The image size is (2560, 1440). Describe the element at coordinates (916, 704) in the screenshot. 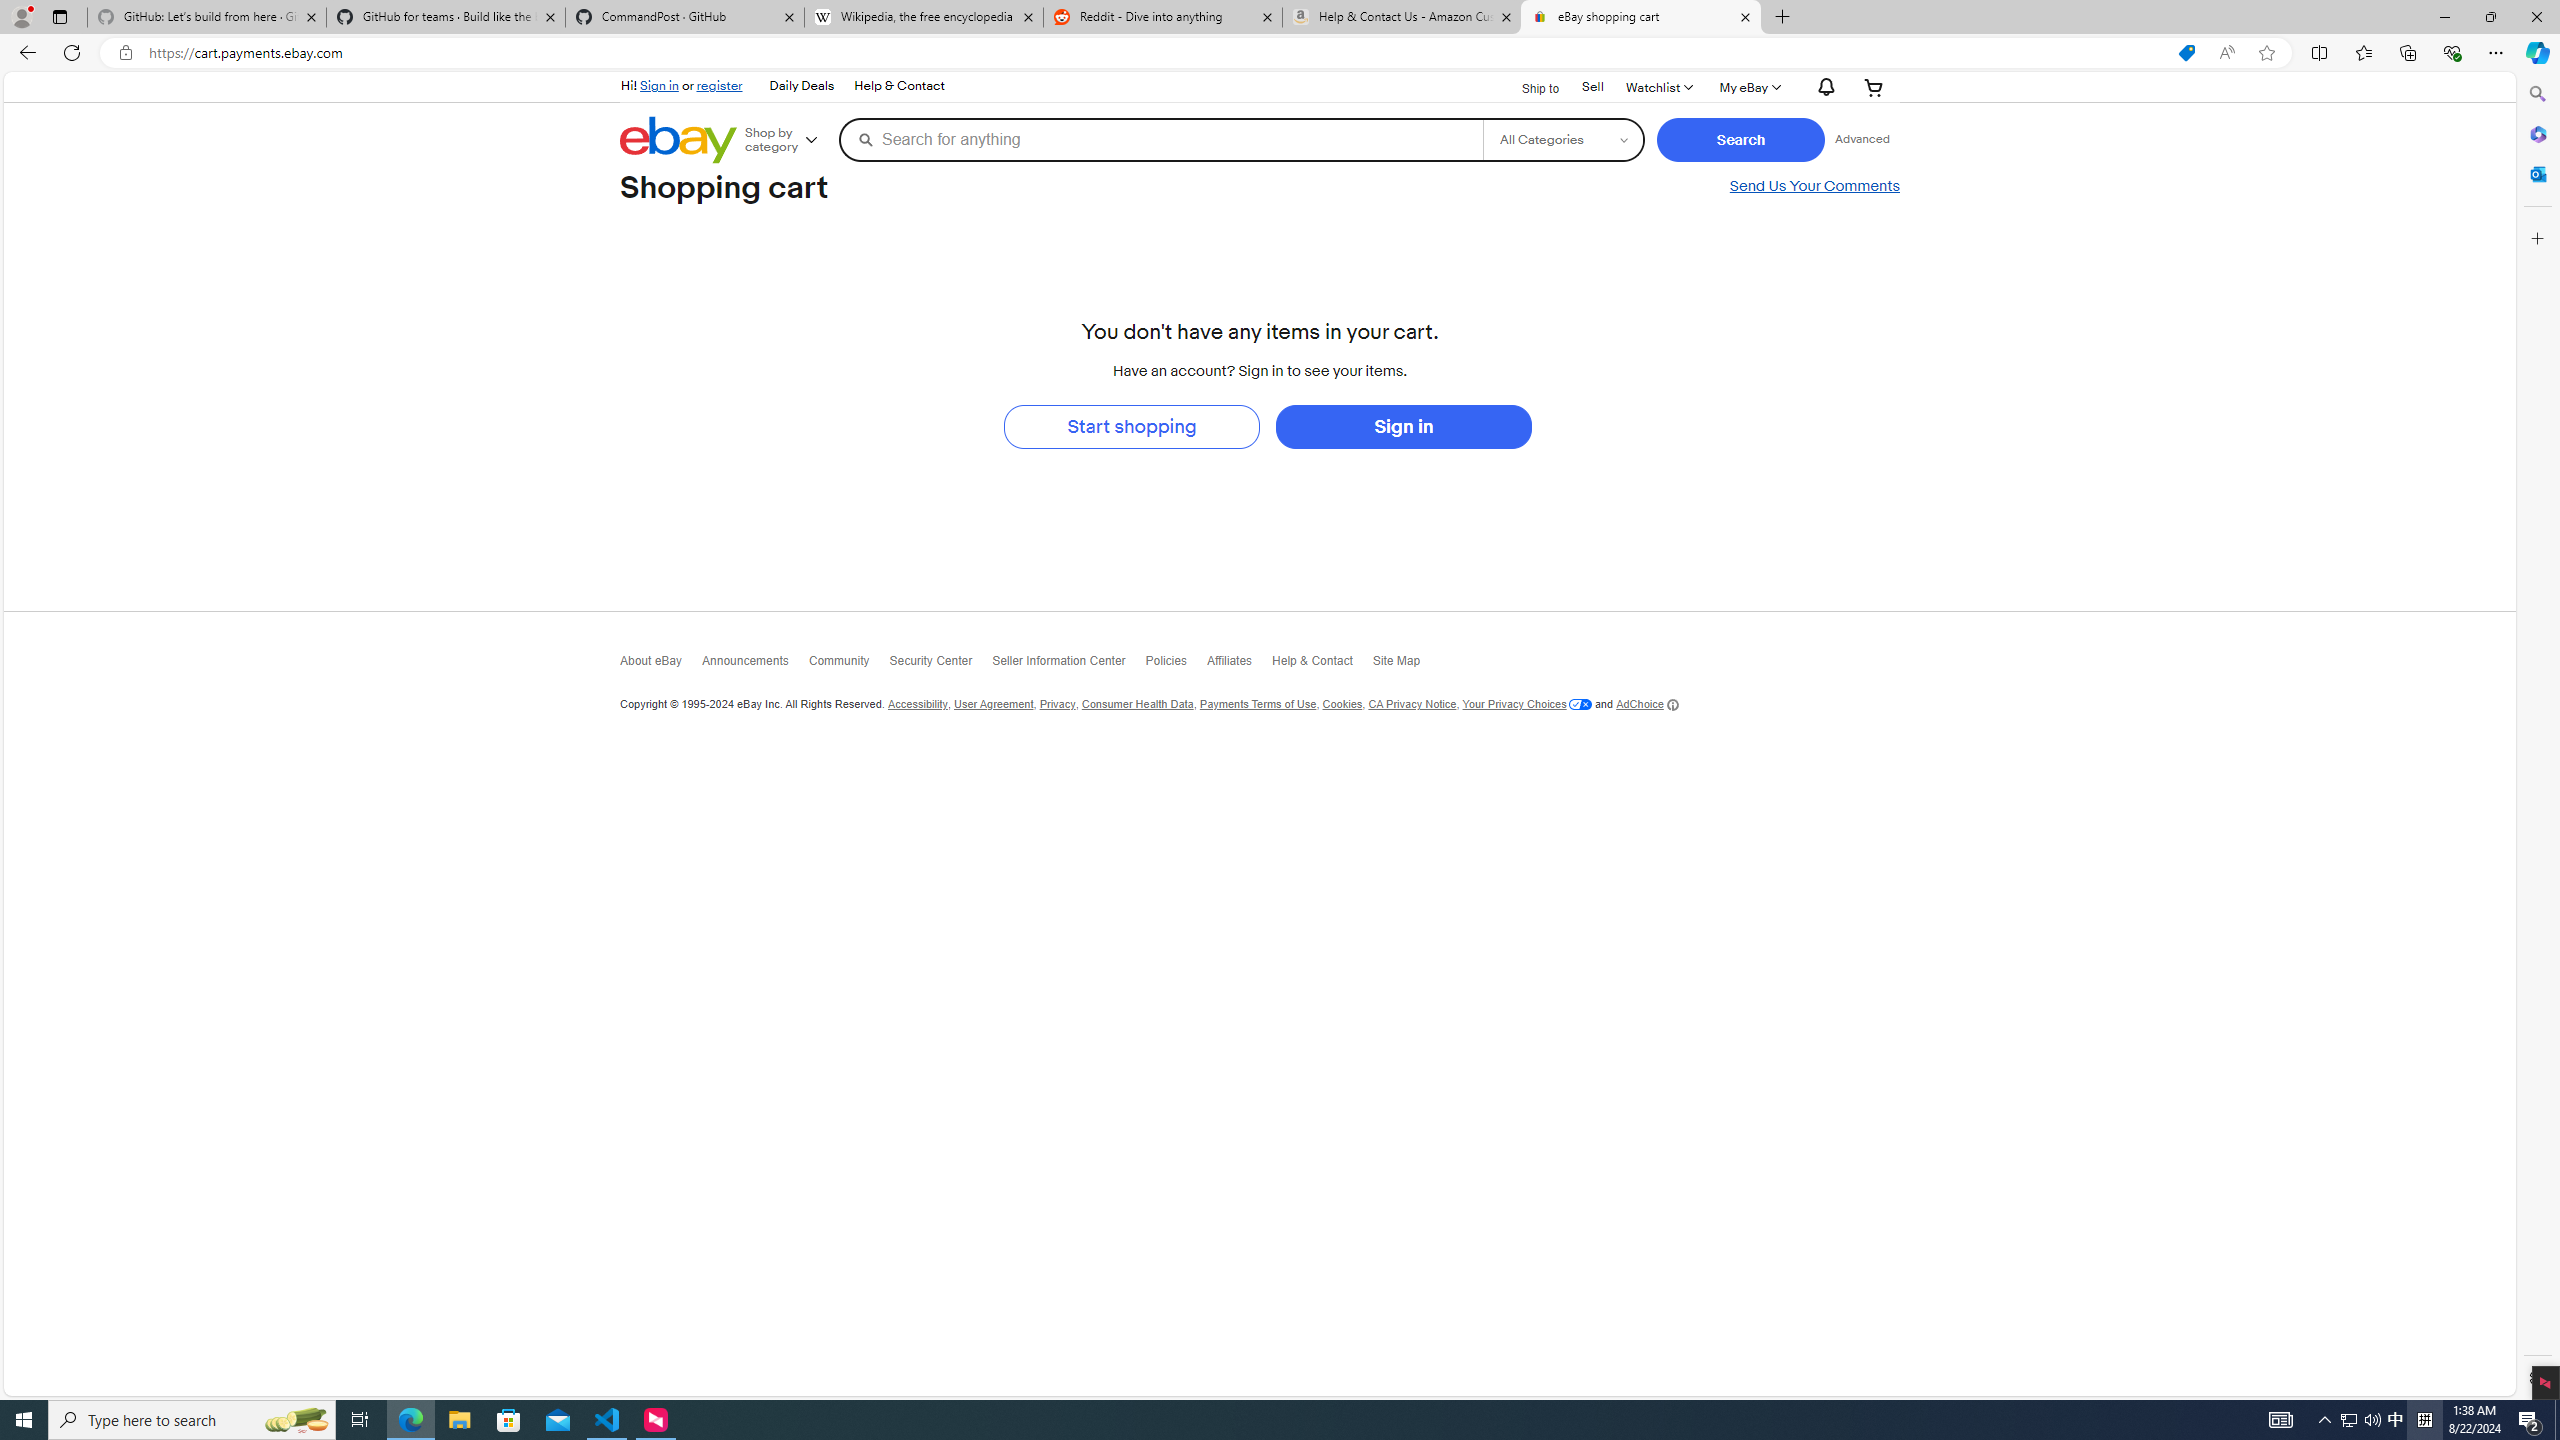

I see `'Accessibility'` at that location.